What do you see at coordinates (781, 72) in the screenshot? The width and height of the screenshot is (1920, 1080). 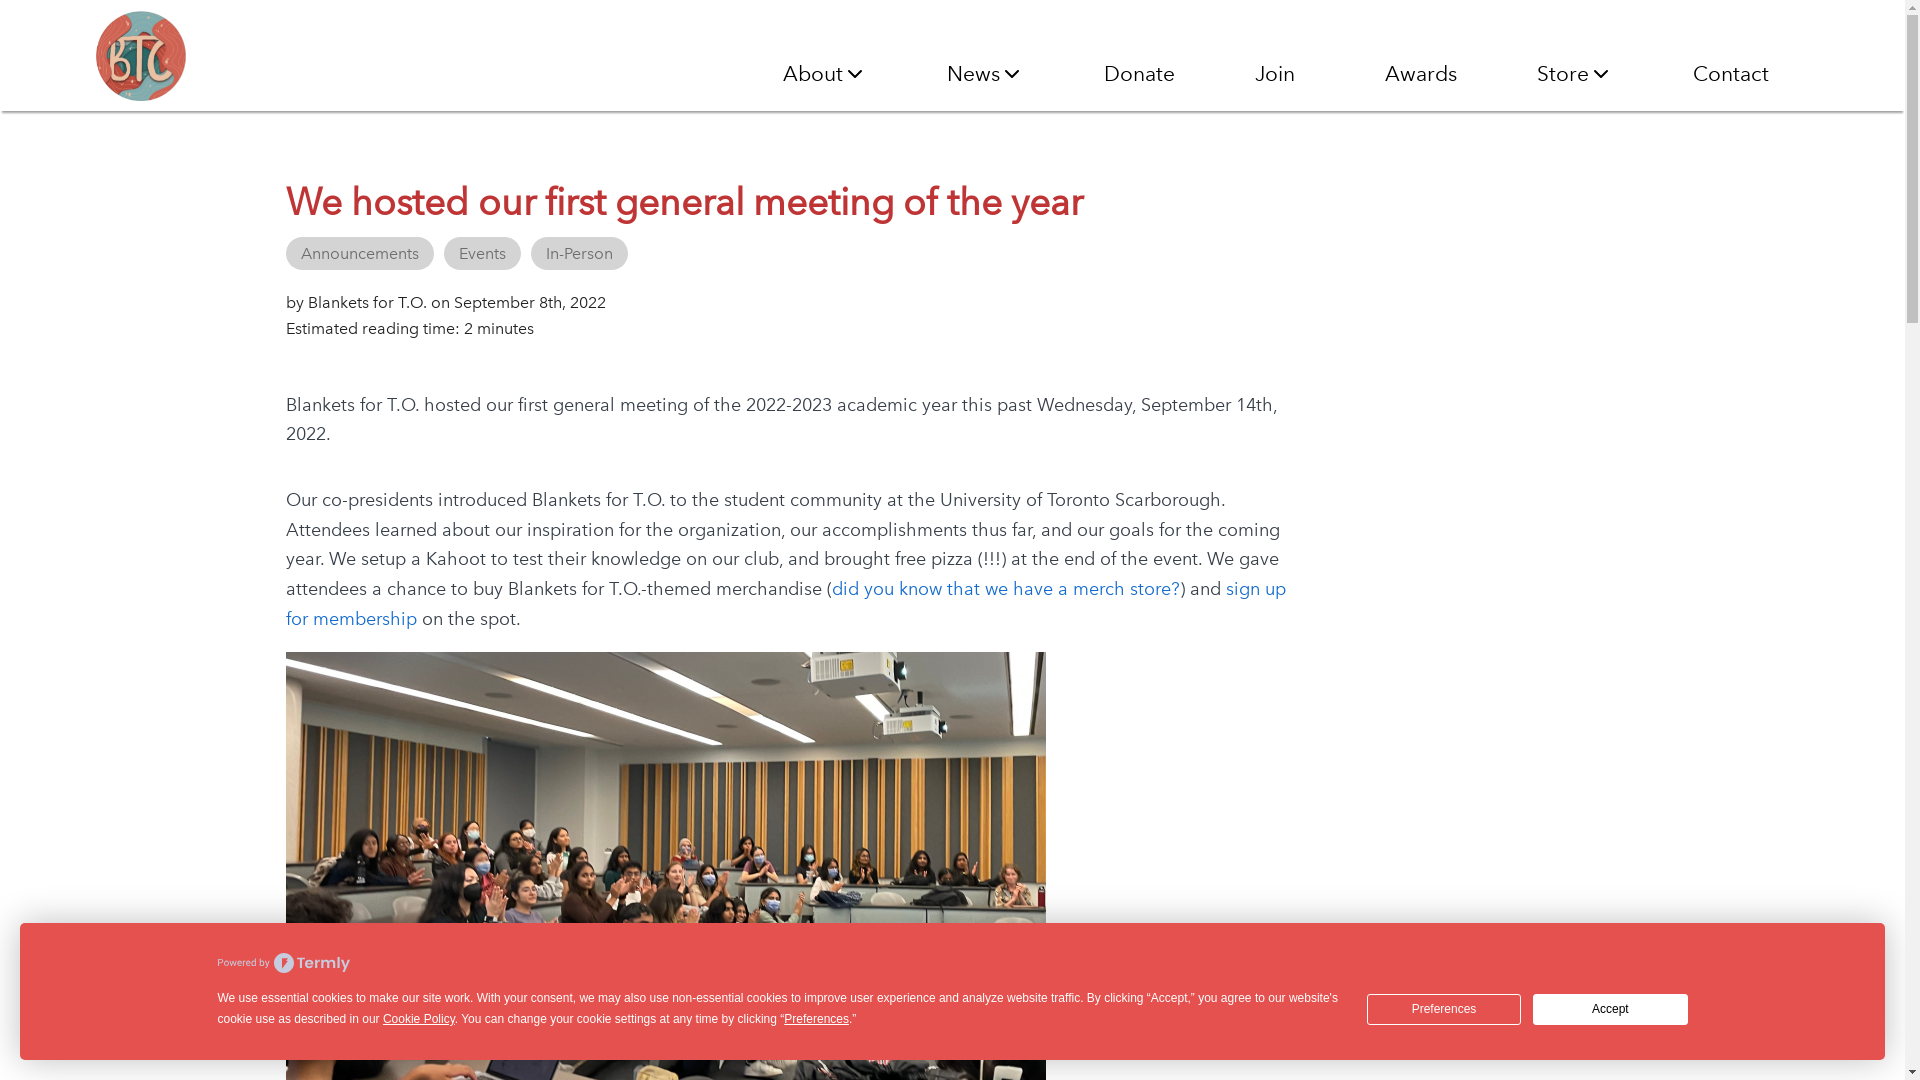 I see `'About'` at bounding box center [781, 72].